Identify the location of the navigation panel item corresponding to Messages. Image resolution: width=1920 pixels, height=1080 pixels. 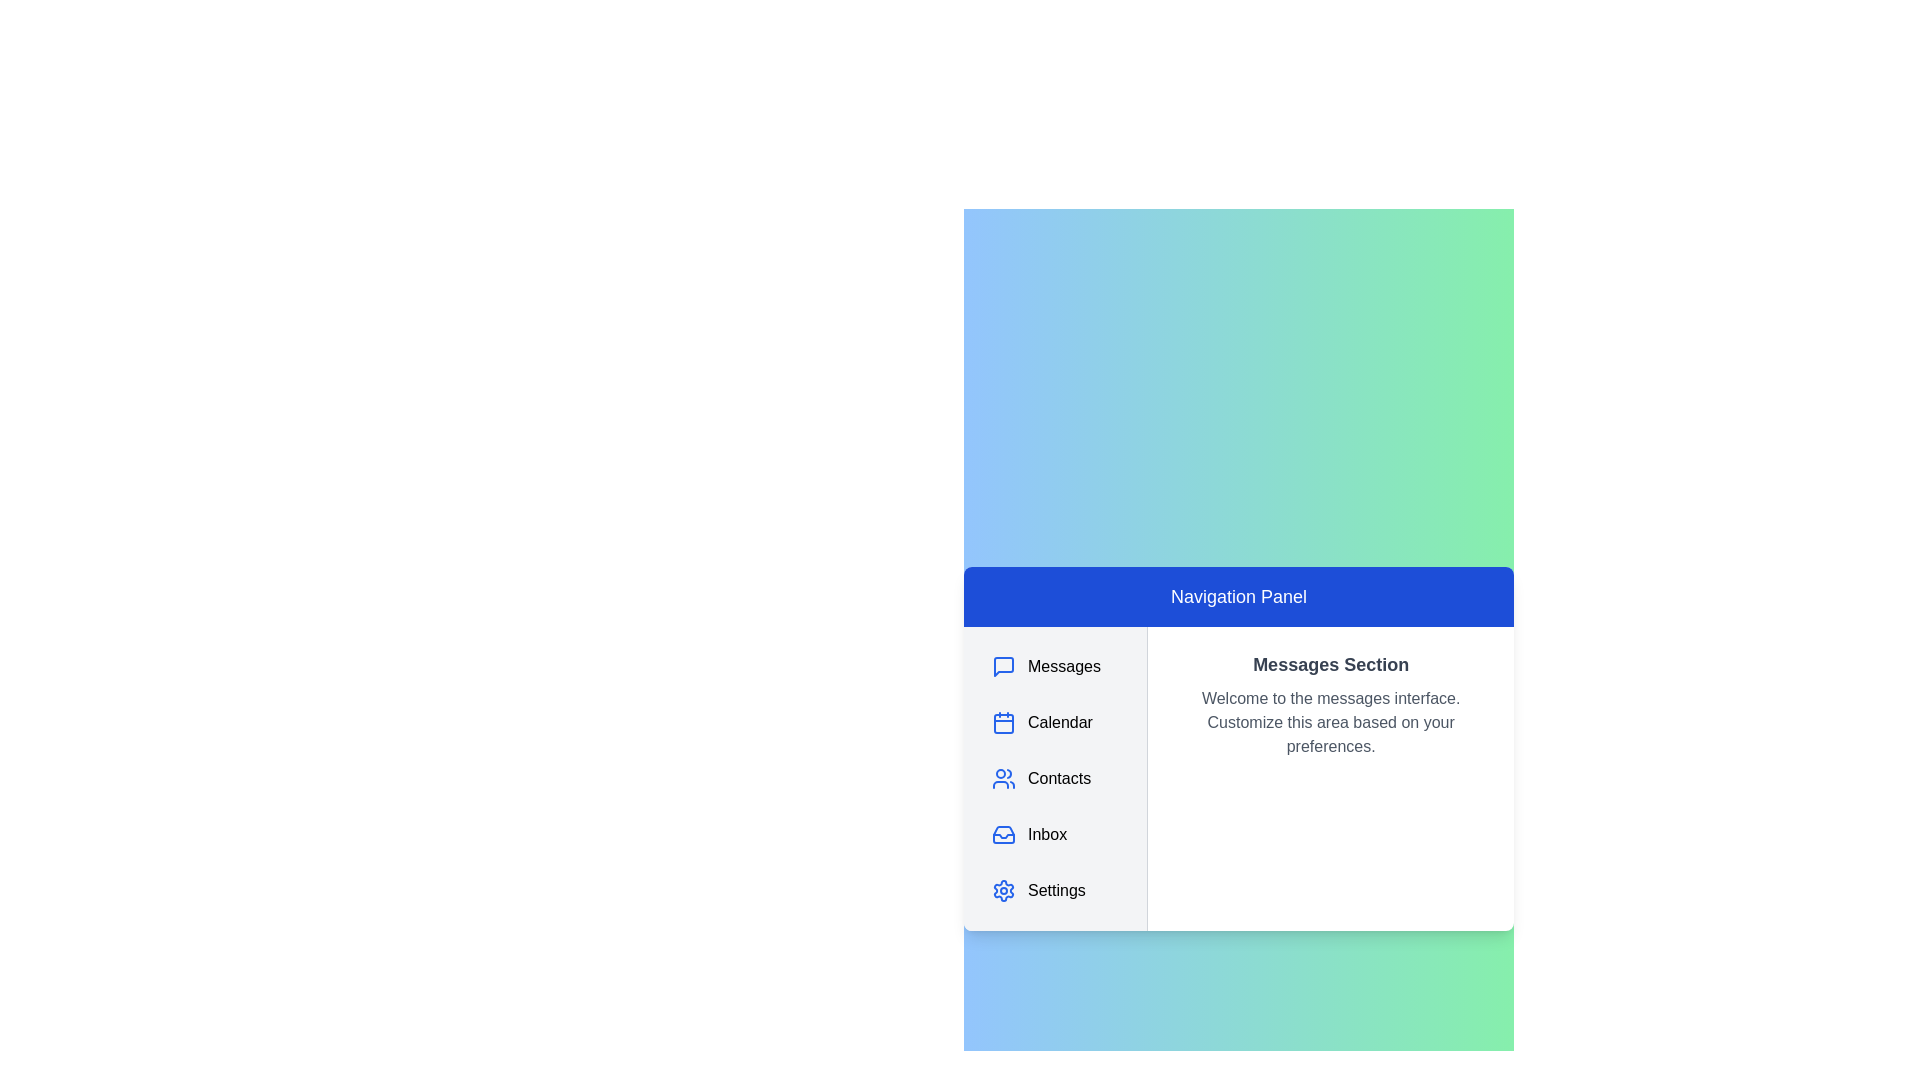
(1054, 667).